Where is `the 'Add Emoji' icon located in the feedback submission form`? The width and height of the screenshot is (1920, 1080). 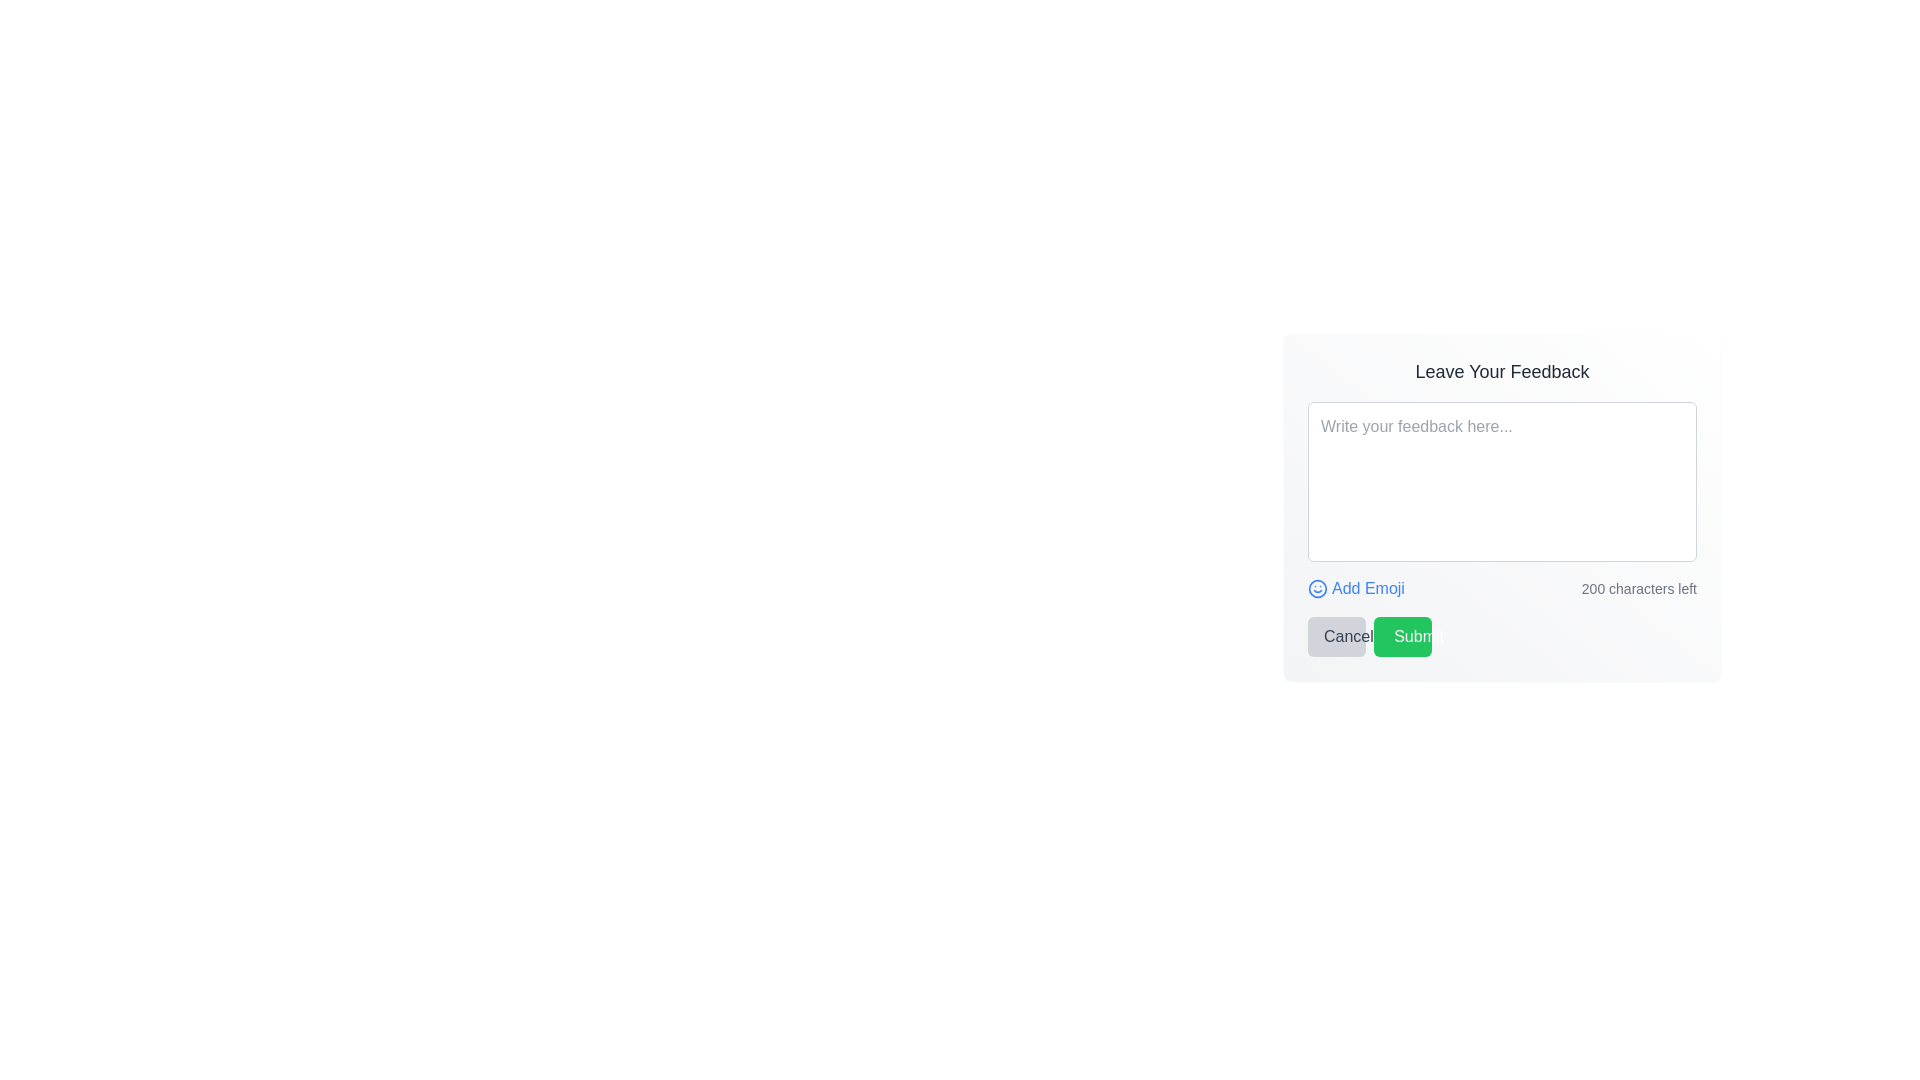 the 'Add Emoji' icon located in the feedback submission form is located at coordinates (1318, 588).